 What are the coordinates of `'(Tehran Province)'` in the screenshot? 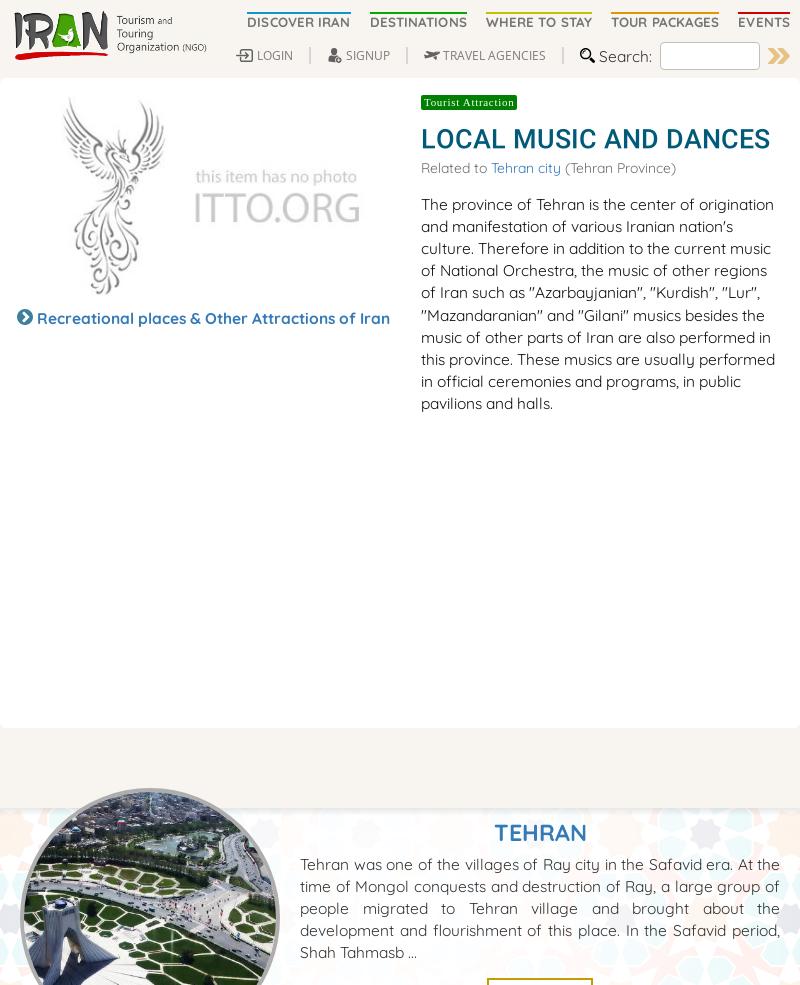 It's located at (618, 166).